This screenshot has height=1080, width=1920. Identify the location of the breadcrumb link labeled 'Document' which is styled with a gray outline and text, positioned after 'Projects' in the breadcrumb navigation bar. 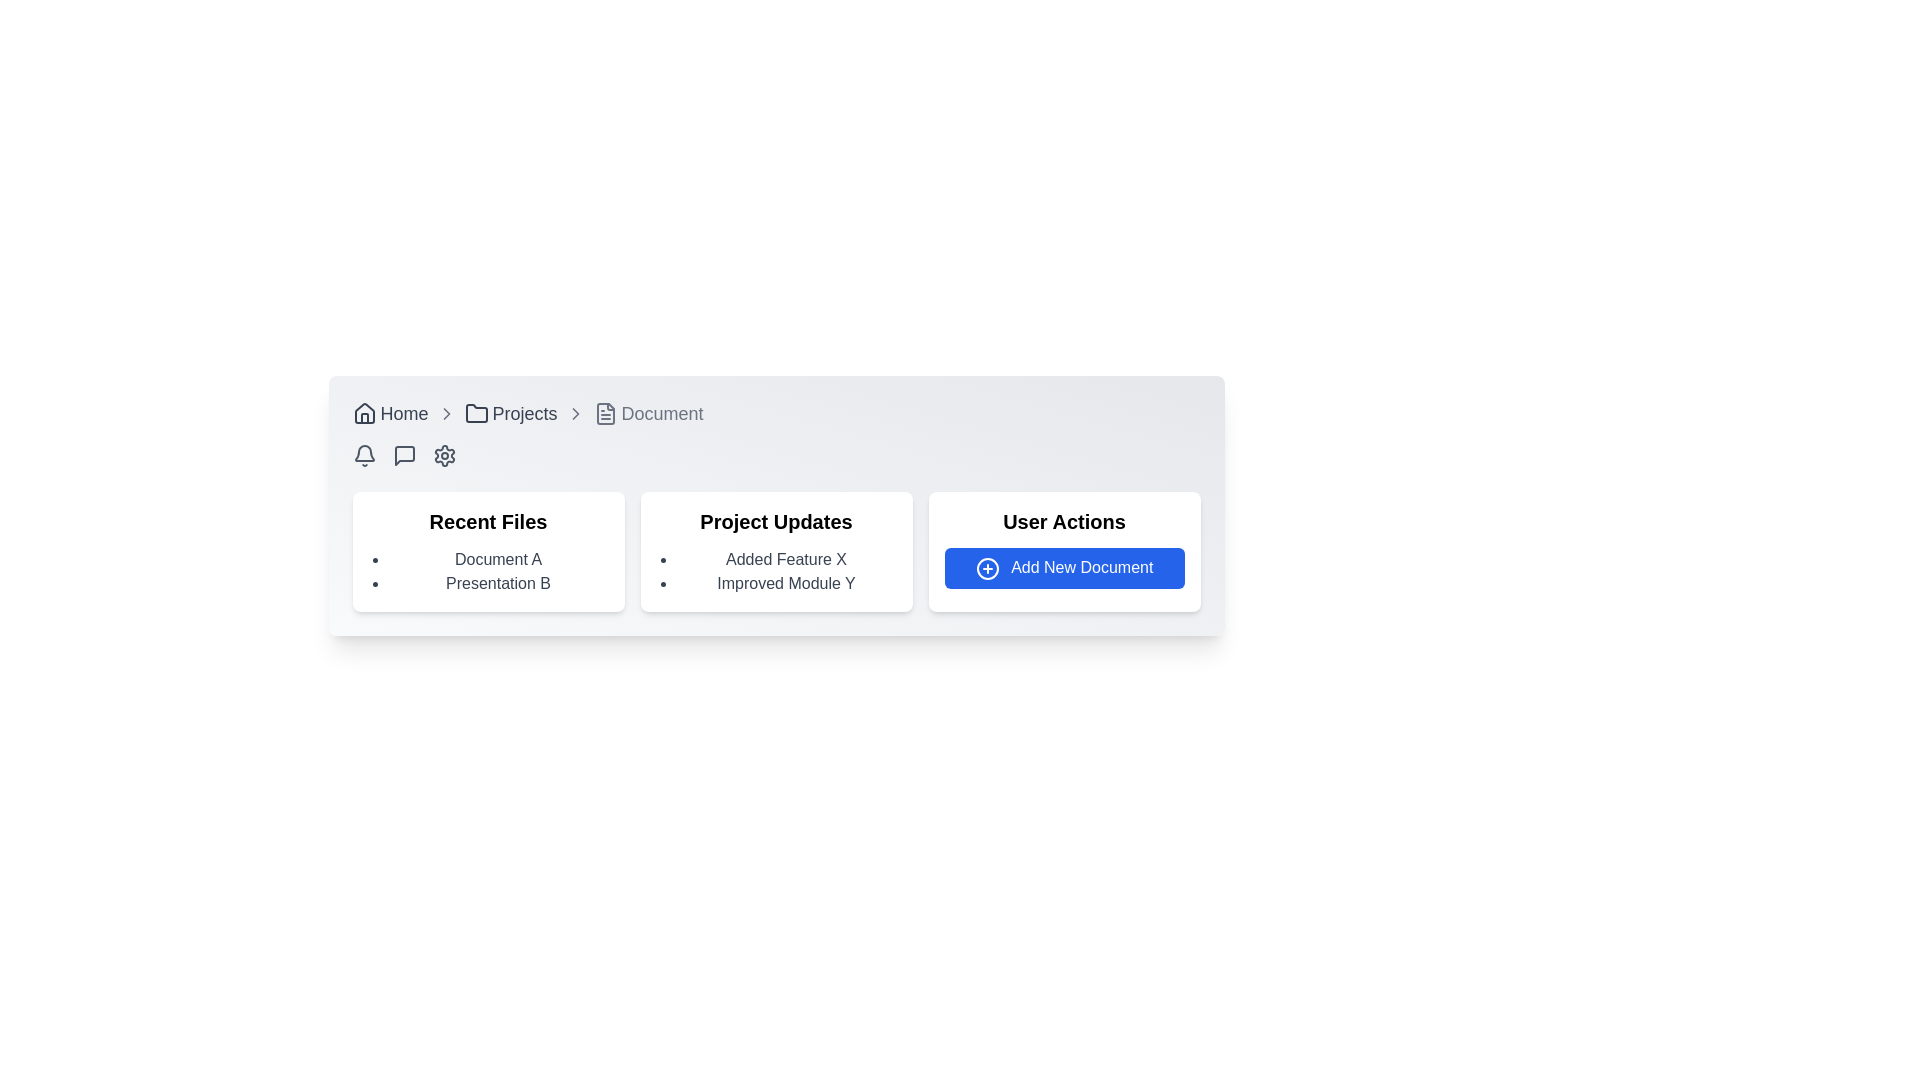
(648, 412).